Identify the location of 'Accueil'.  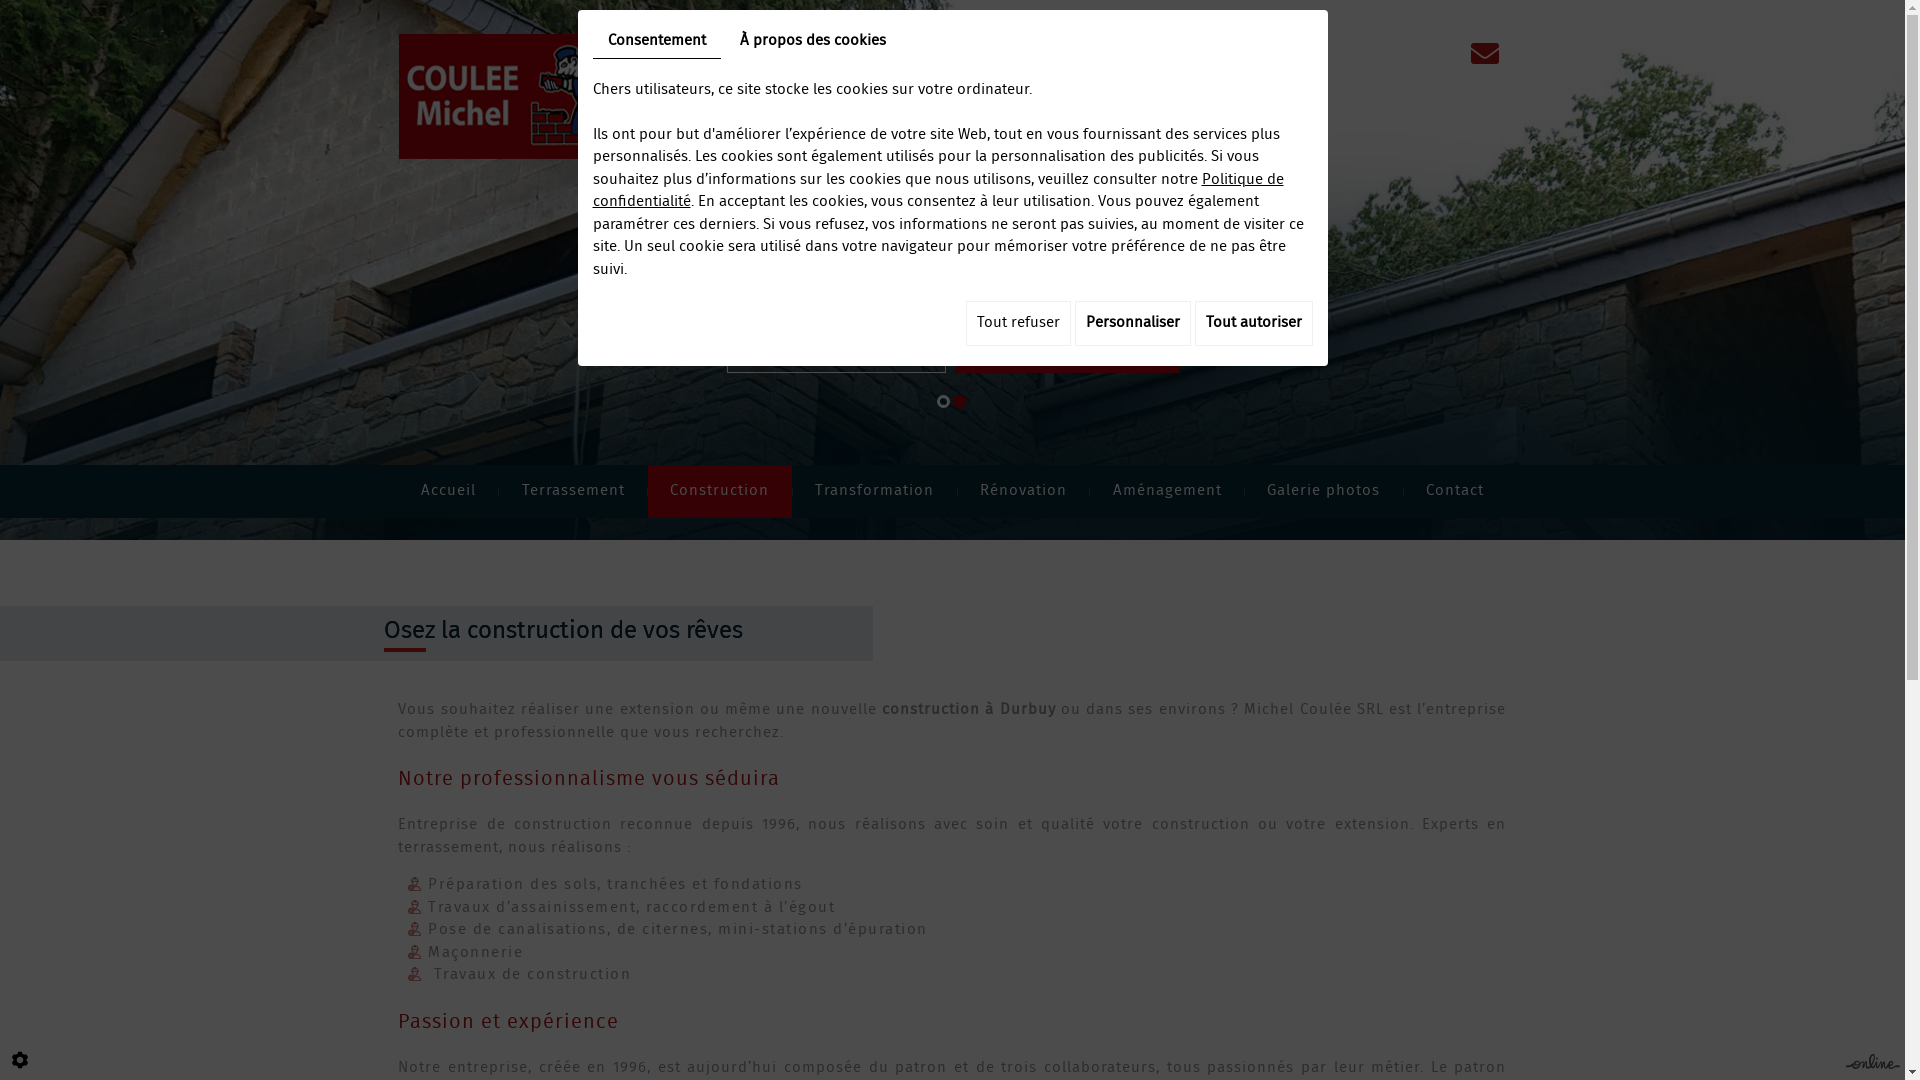
(446, 491).